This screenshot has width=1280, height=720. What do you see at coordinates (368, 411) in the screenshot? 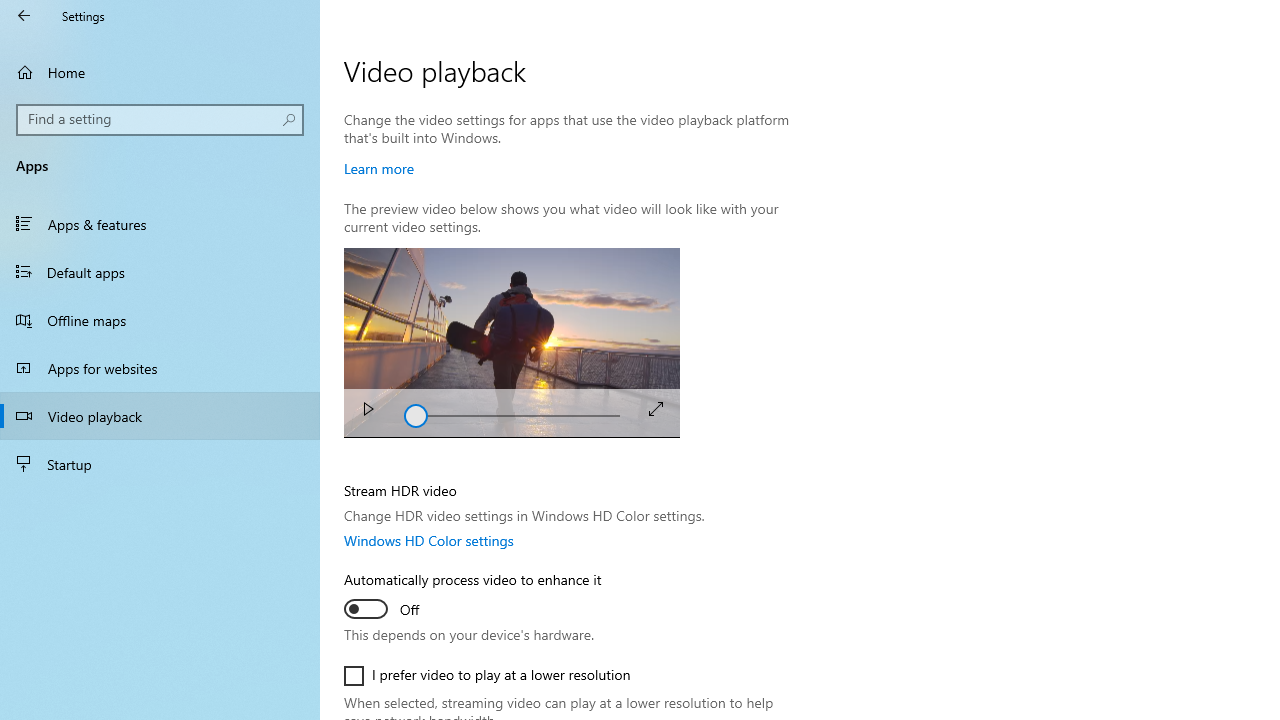
I see `'Play'` at bounding box center [368, 411].